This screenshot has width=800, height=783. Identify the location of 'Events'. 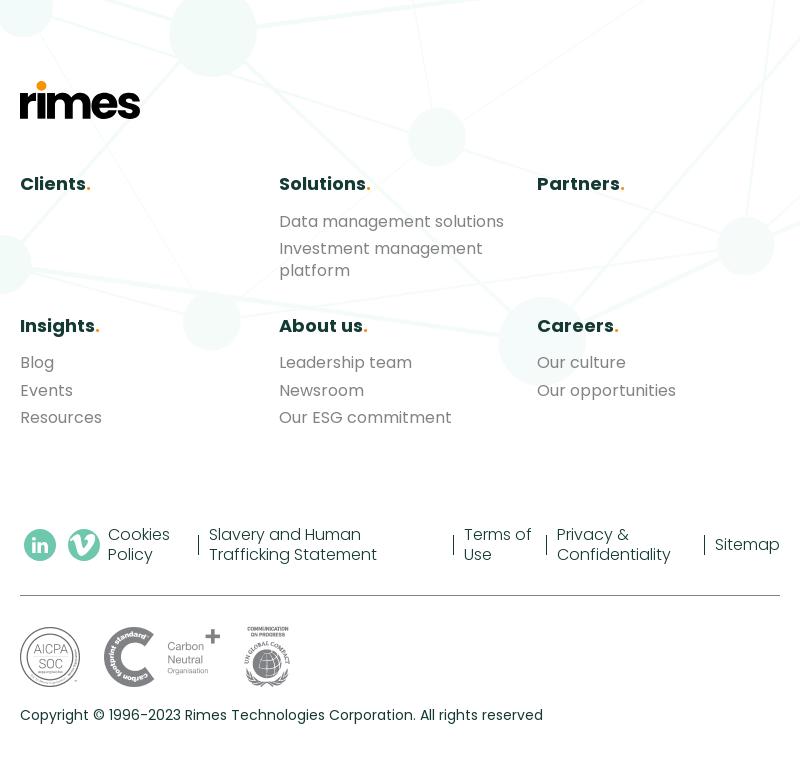
(45, 389).